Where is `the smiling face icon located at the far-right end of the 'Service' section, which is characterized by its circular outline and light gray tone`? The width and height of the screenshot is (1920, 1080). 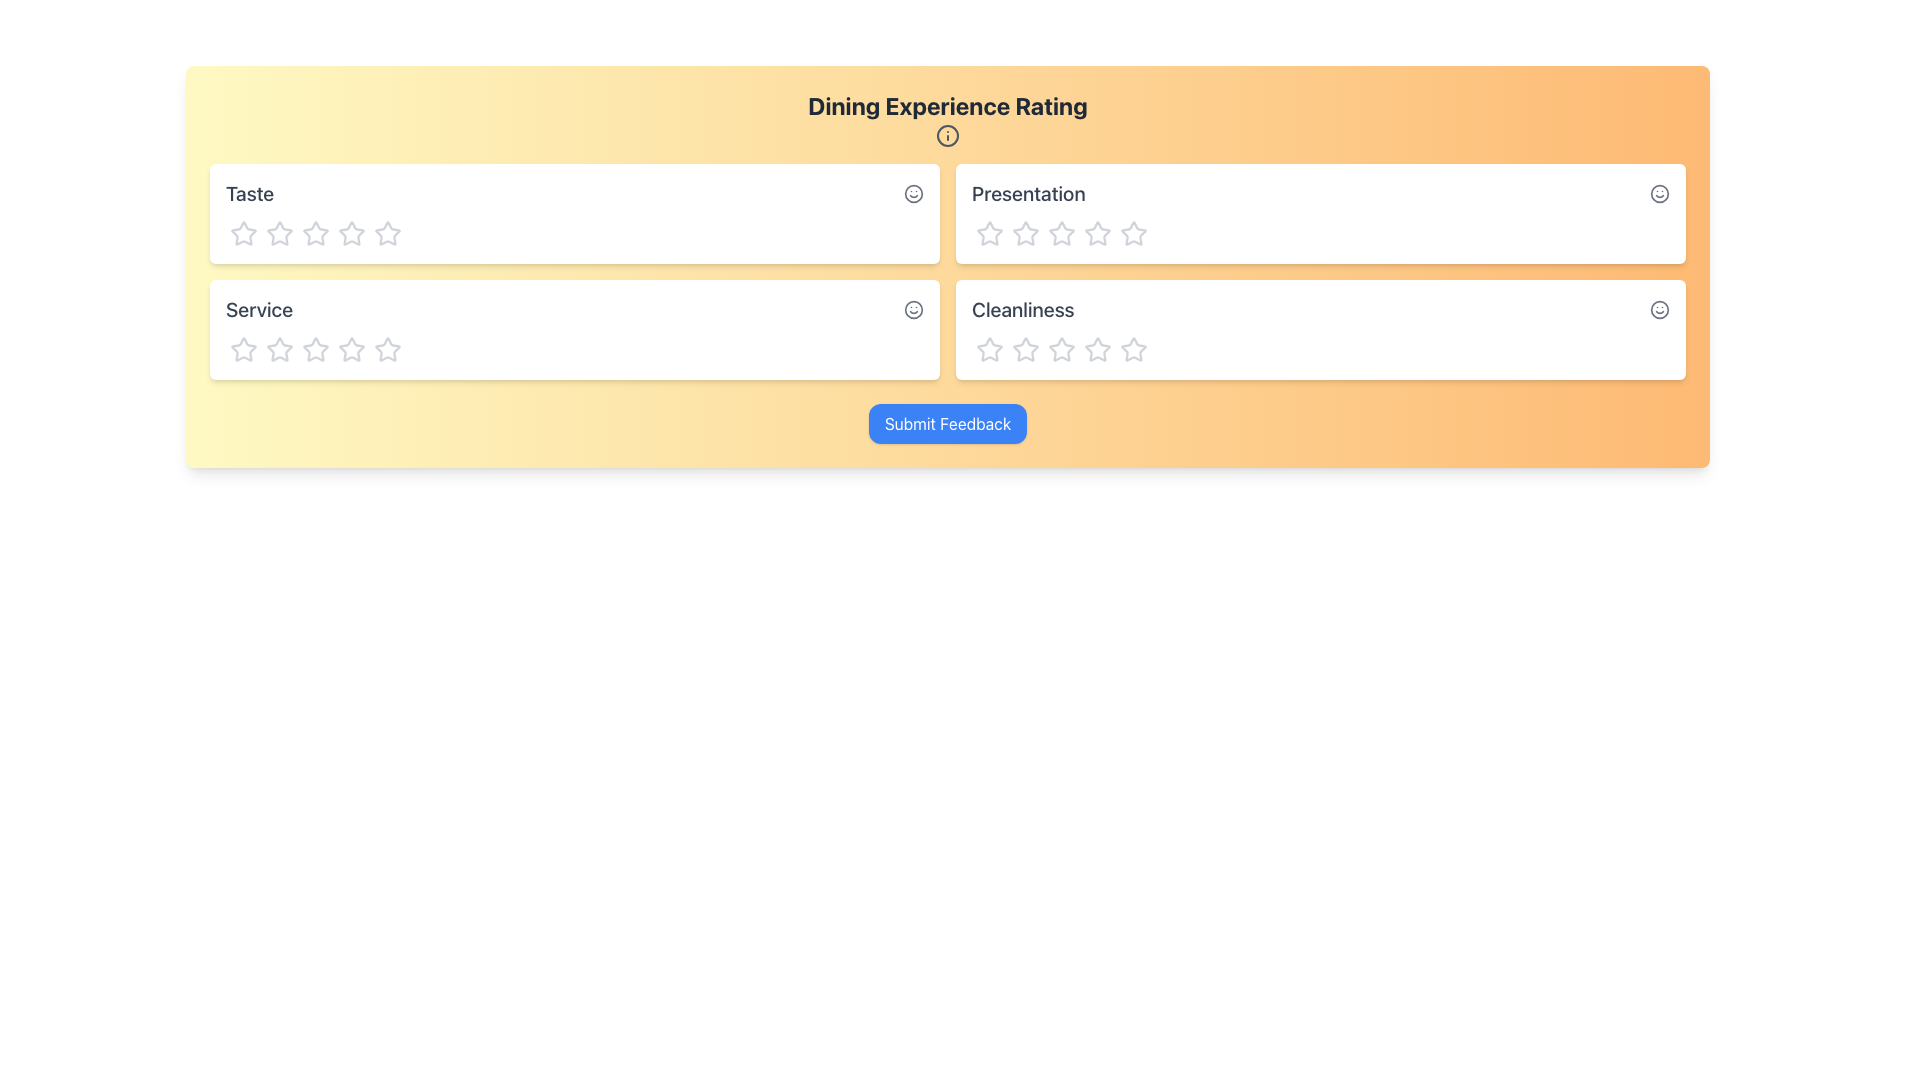 the smiling face icon located at the far-right end of the 'Service' section, which is characterized by its circular outline and light gray tone is located at coordinates (912, 308).